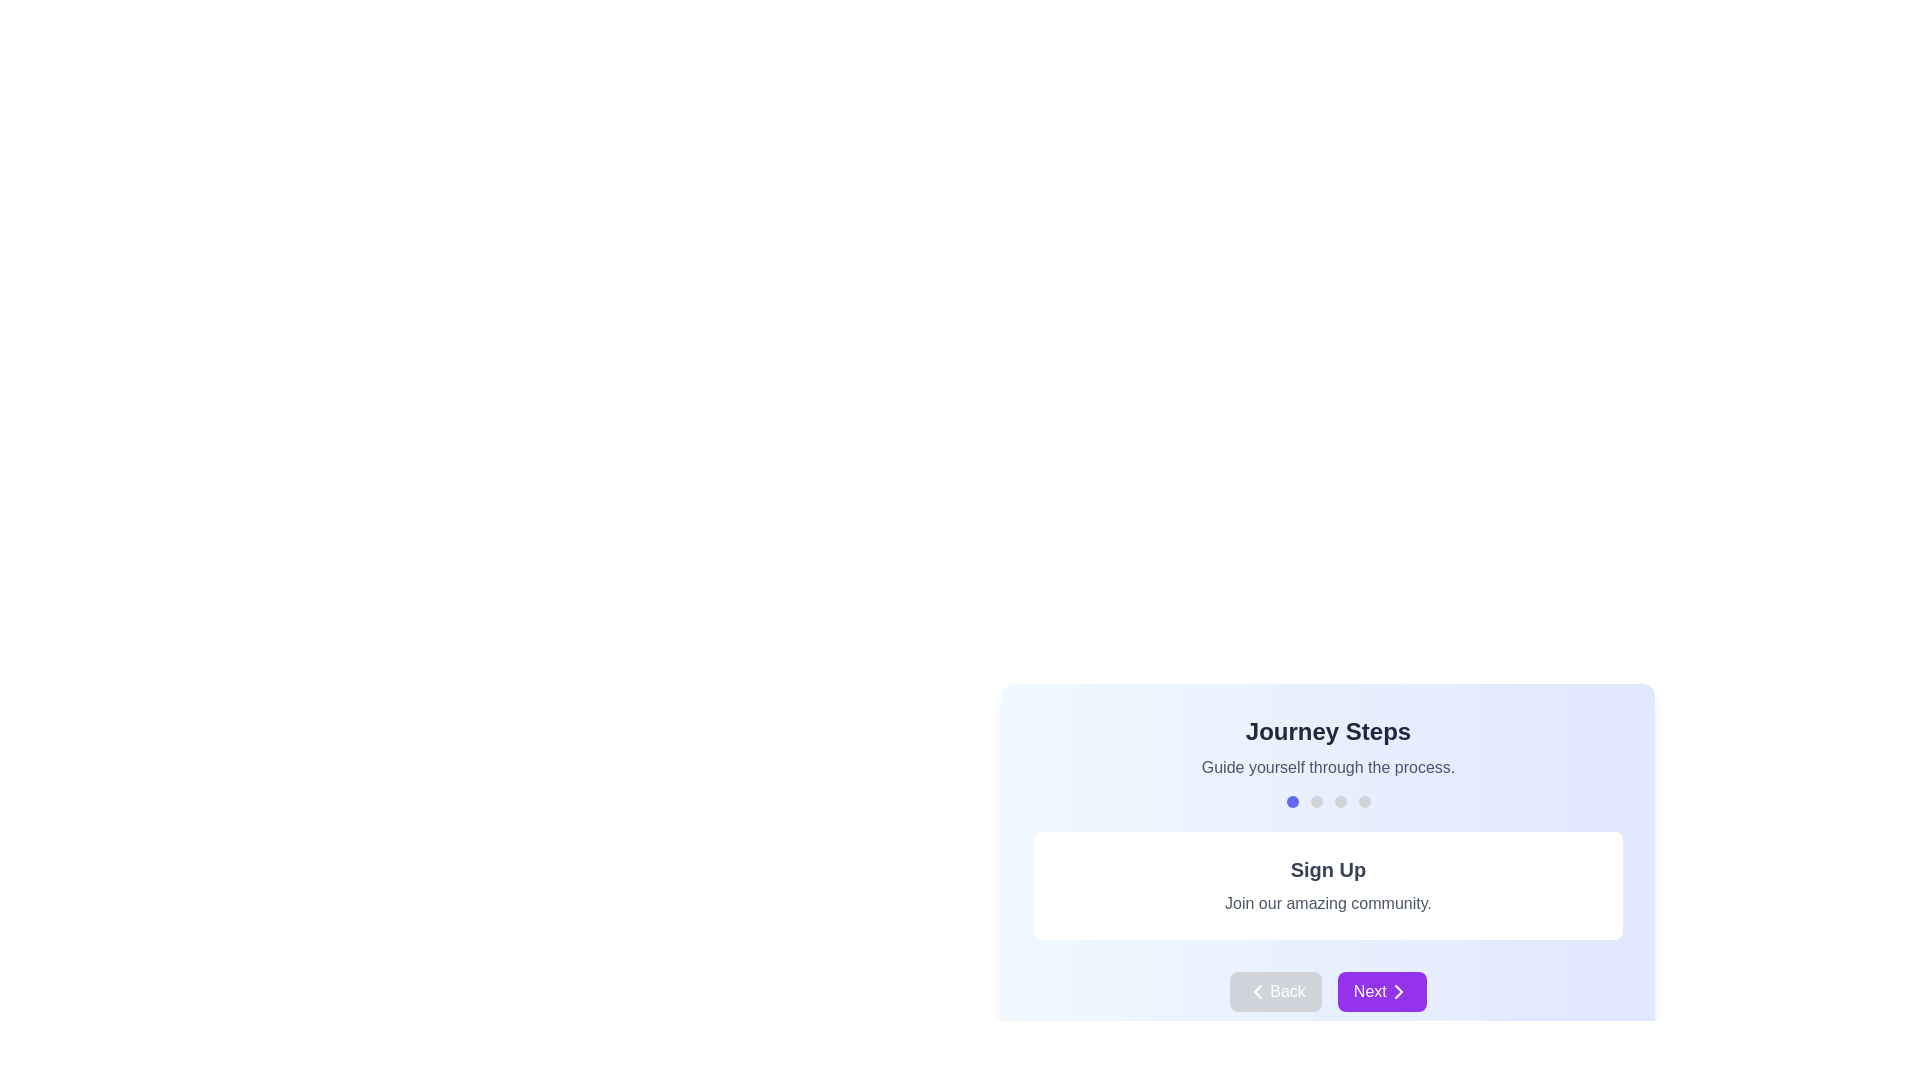  What do you see at coordinates (1397, 991) in the screenshot?
I see `the Chevron icon located on the 'Next' button at the bottom-right corner of the card layout` at bounding box center [1397, 991].